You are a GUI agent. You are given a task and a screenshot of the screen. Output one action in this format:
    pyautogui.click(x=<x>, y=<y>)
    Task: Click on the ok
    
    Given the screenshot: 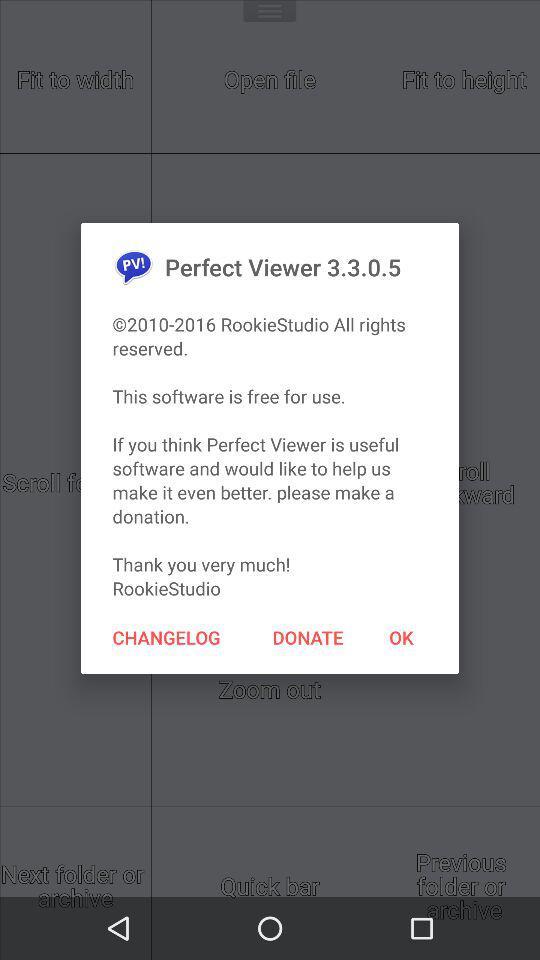 What is the action you would take?
    pyautogui.click(x=401, y=636)
    